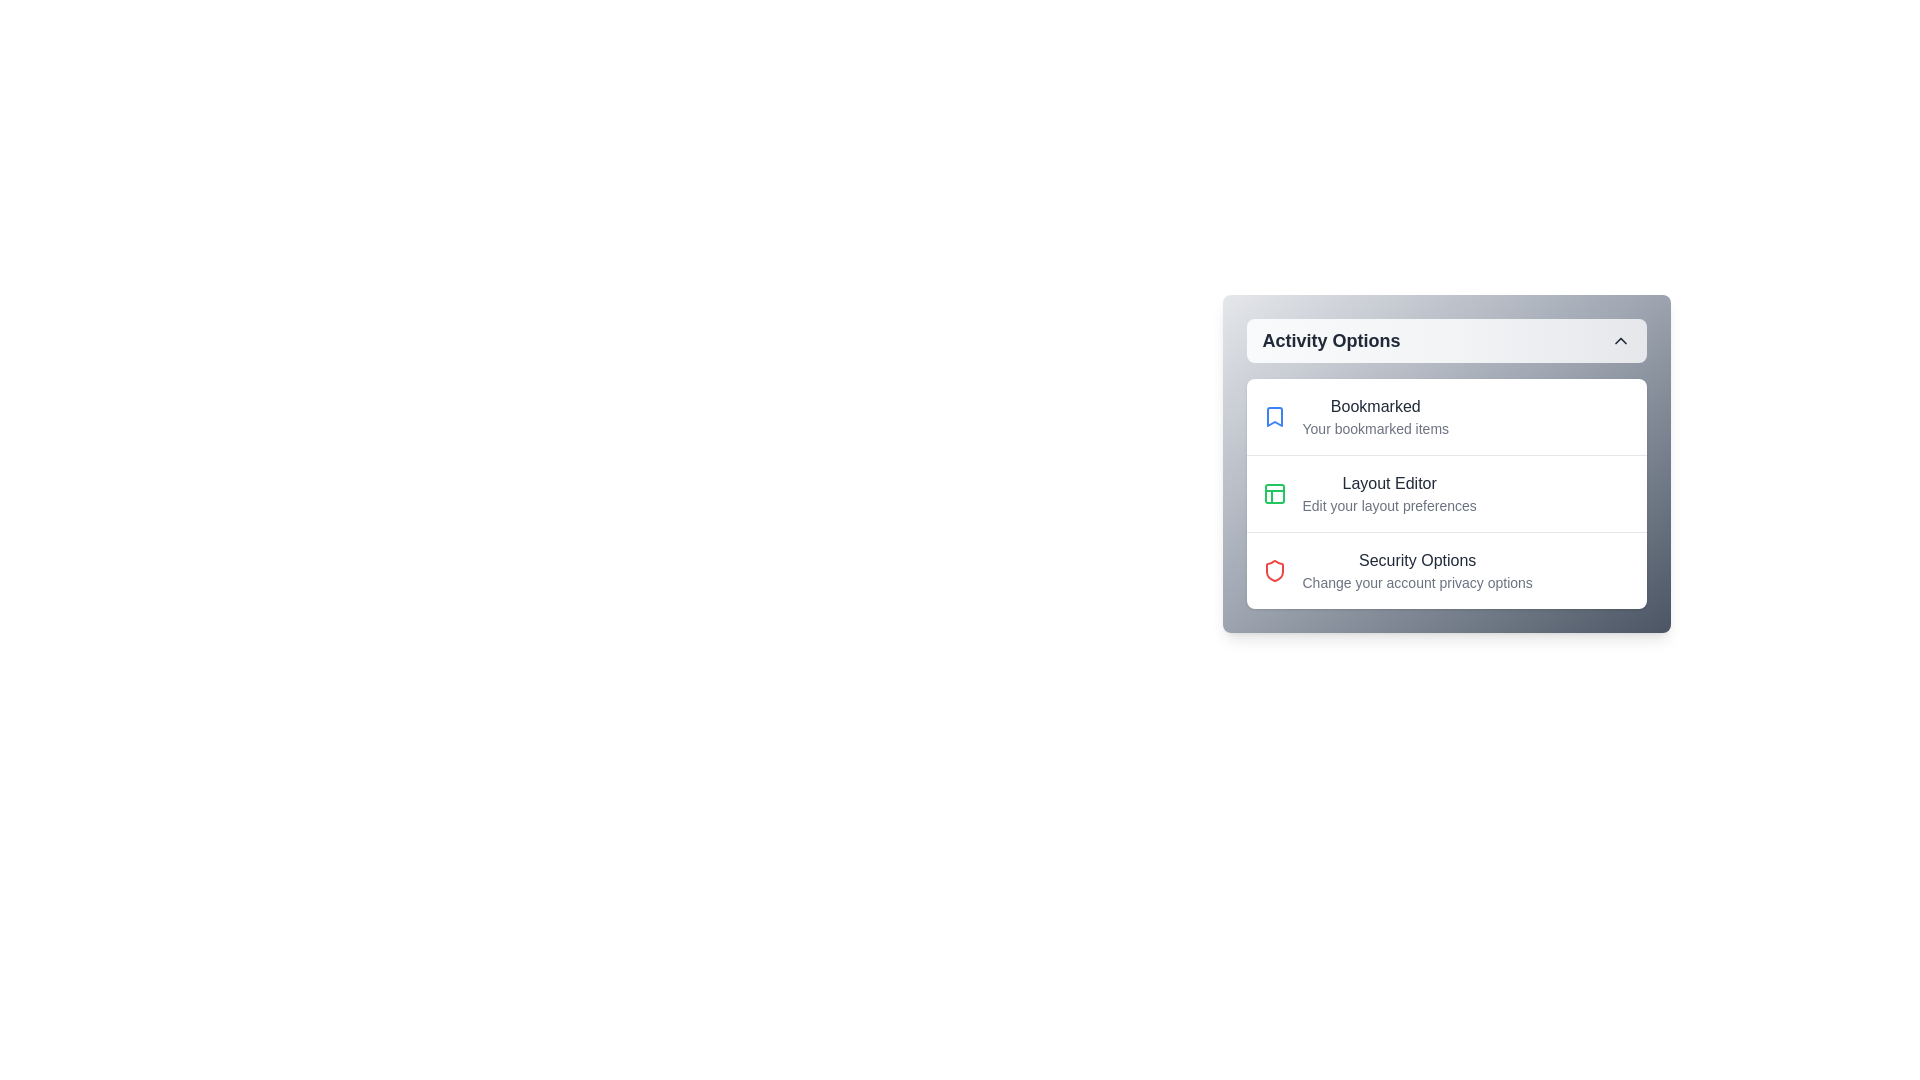 Image resolution: width=1920 pixels, height=1080 pixels. What do you see at coordinates (1374, 427) in the screenshot?
I see `the instructional text located below the 'Bookmarked' section in the 'Activity Options' panel` at bounding box center [1374, 427].